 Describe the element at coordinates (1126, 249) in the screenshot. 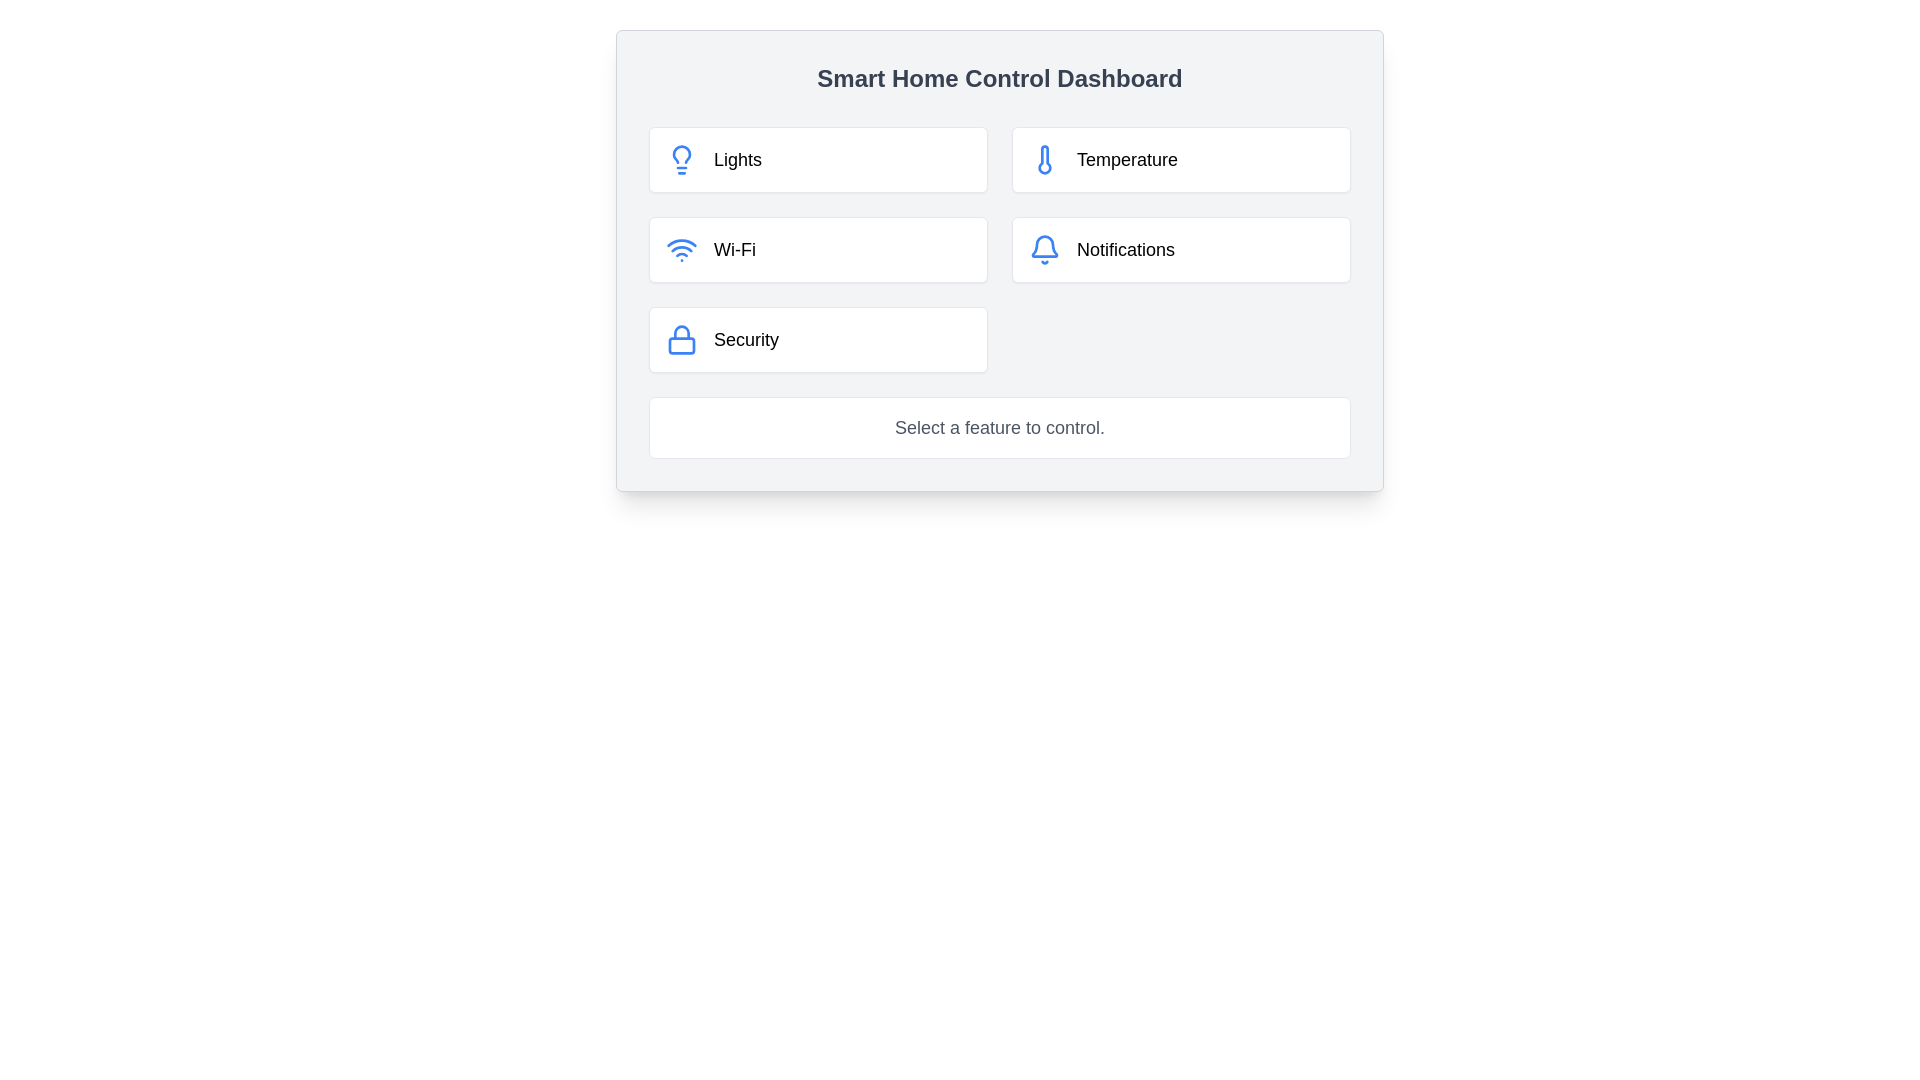

I see `the 'Notifications' text label, which is displayed in a medium-sized font within a white, rounded box, positioned to the right of a bell icon` at that location.